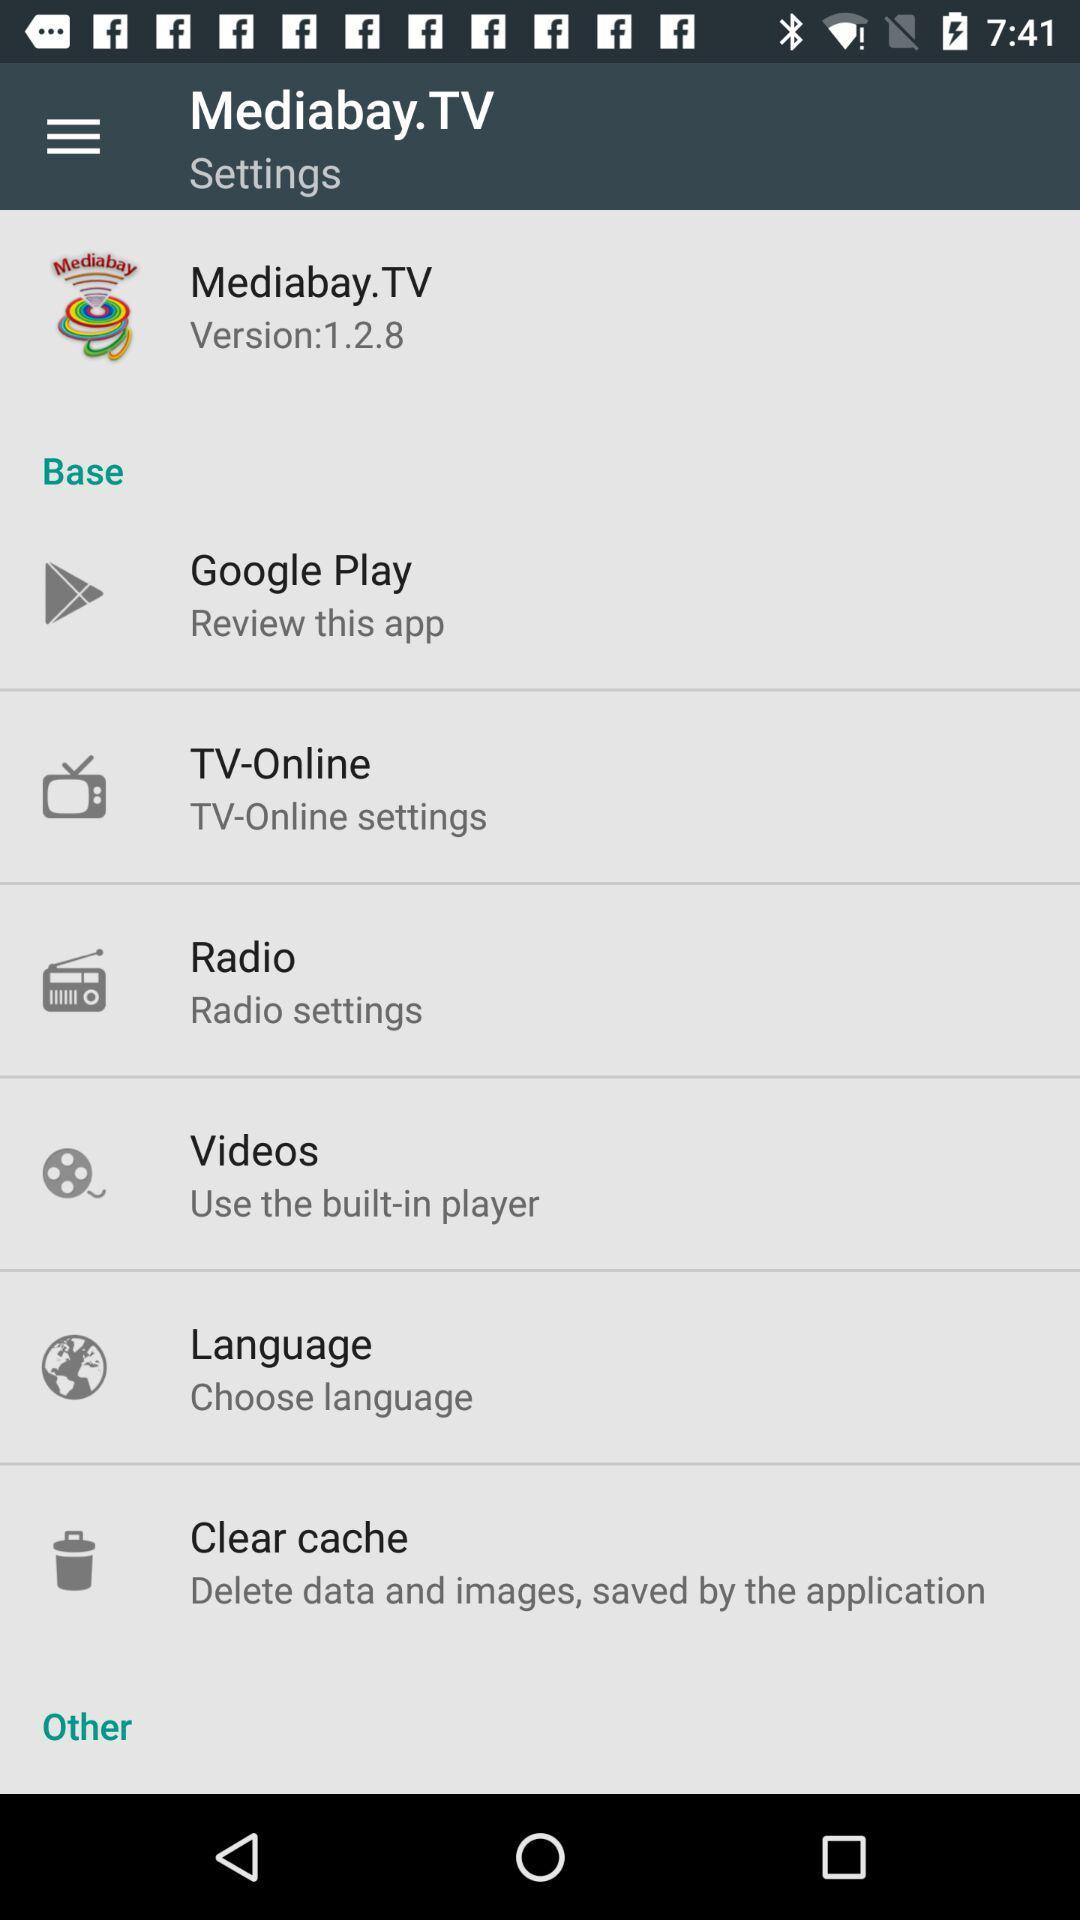  Describe the element at coordinates (316, 620) in the screenshot. I see `the item above tv-online icon` at that location.